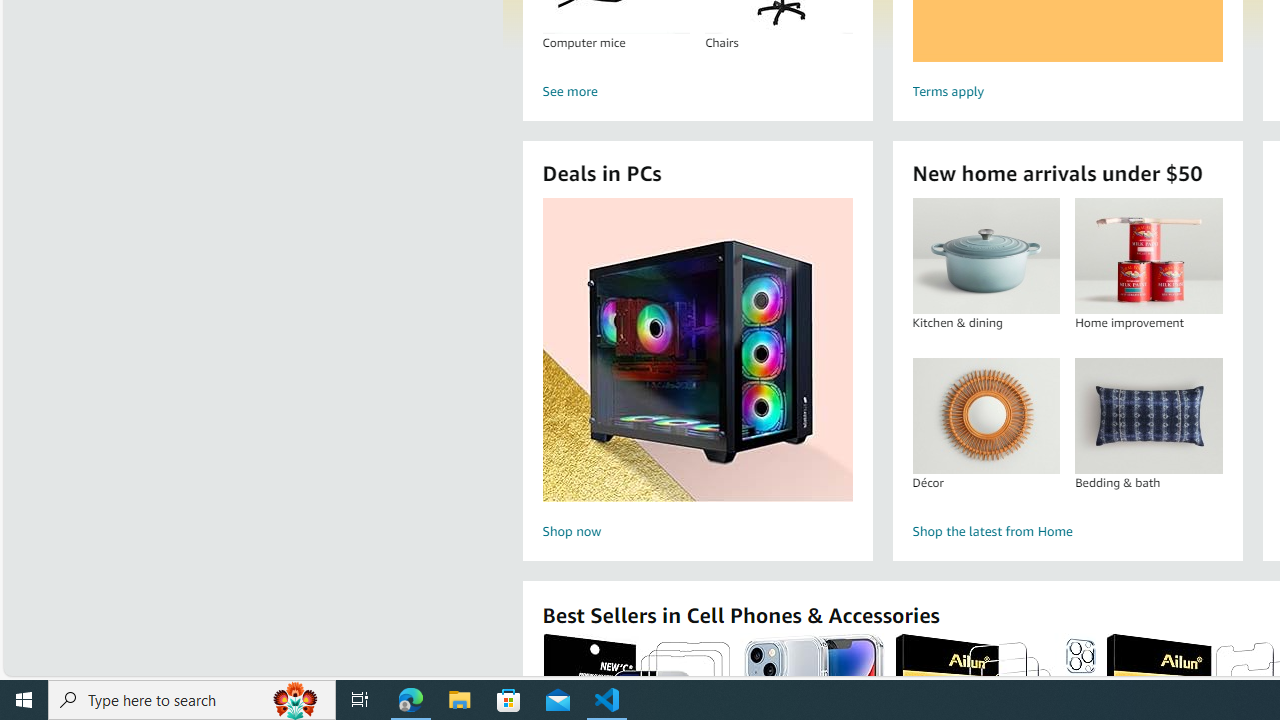  Describe the element at coordinates (697, 371) in the screenshot. I see `'Deals in PCs Shop now'` at that location.